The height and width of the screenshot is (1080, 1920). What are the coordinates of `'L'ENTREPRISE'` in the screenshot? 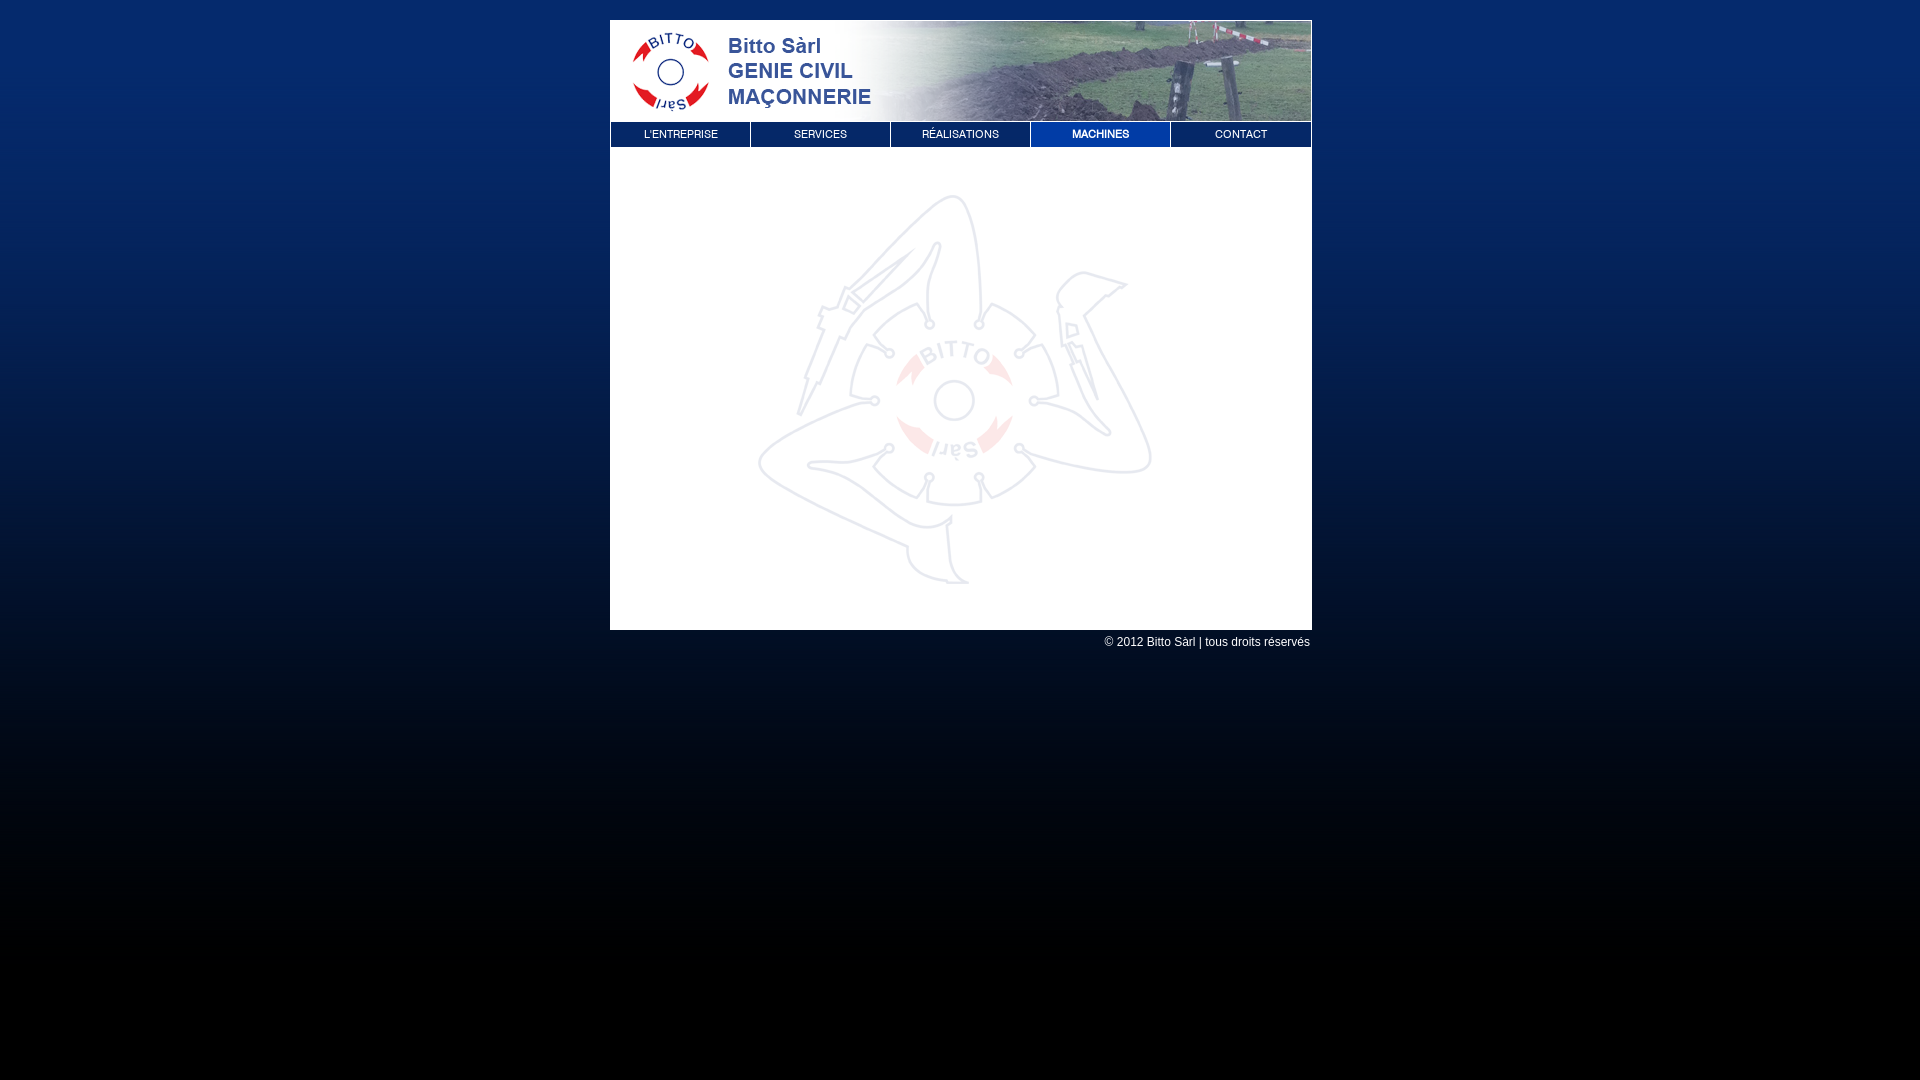 It's located at (680, 132).